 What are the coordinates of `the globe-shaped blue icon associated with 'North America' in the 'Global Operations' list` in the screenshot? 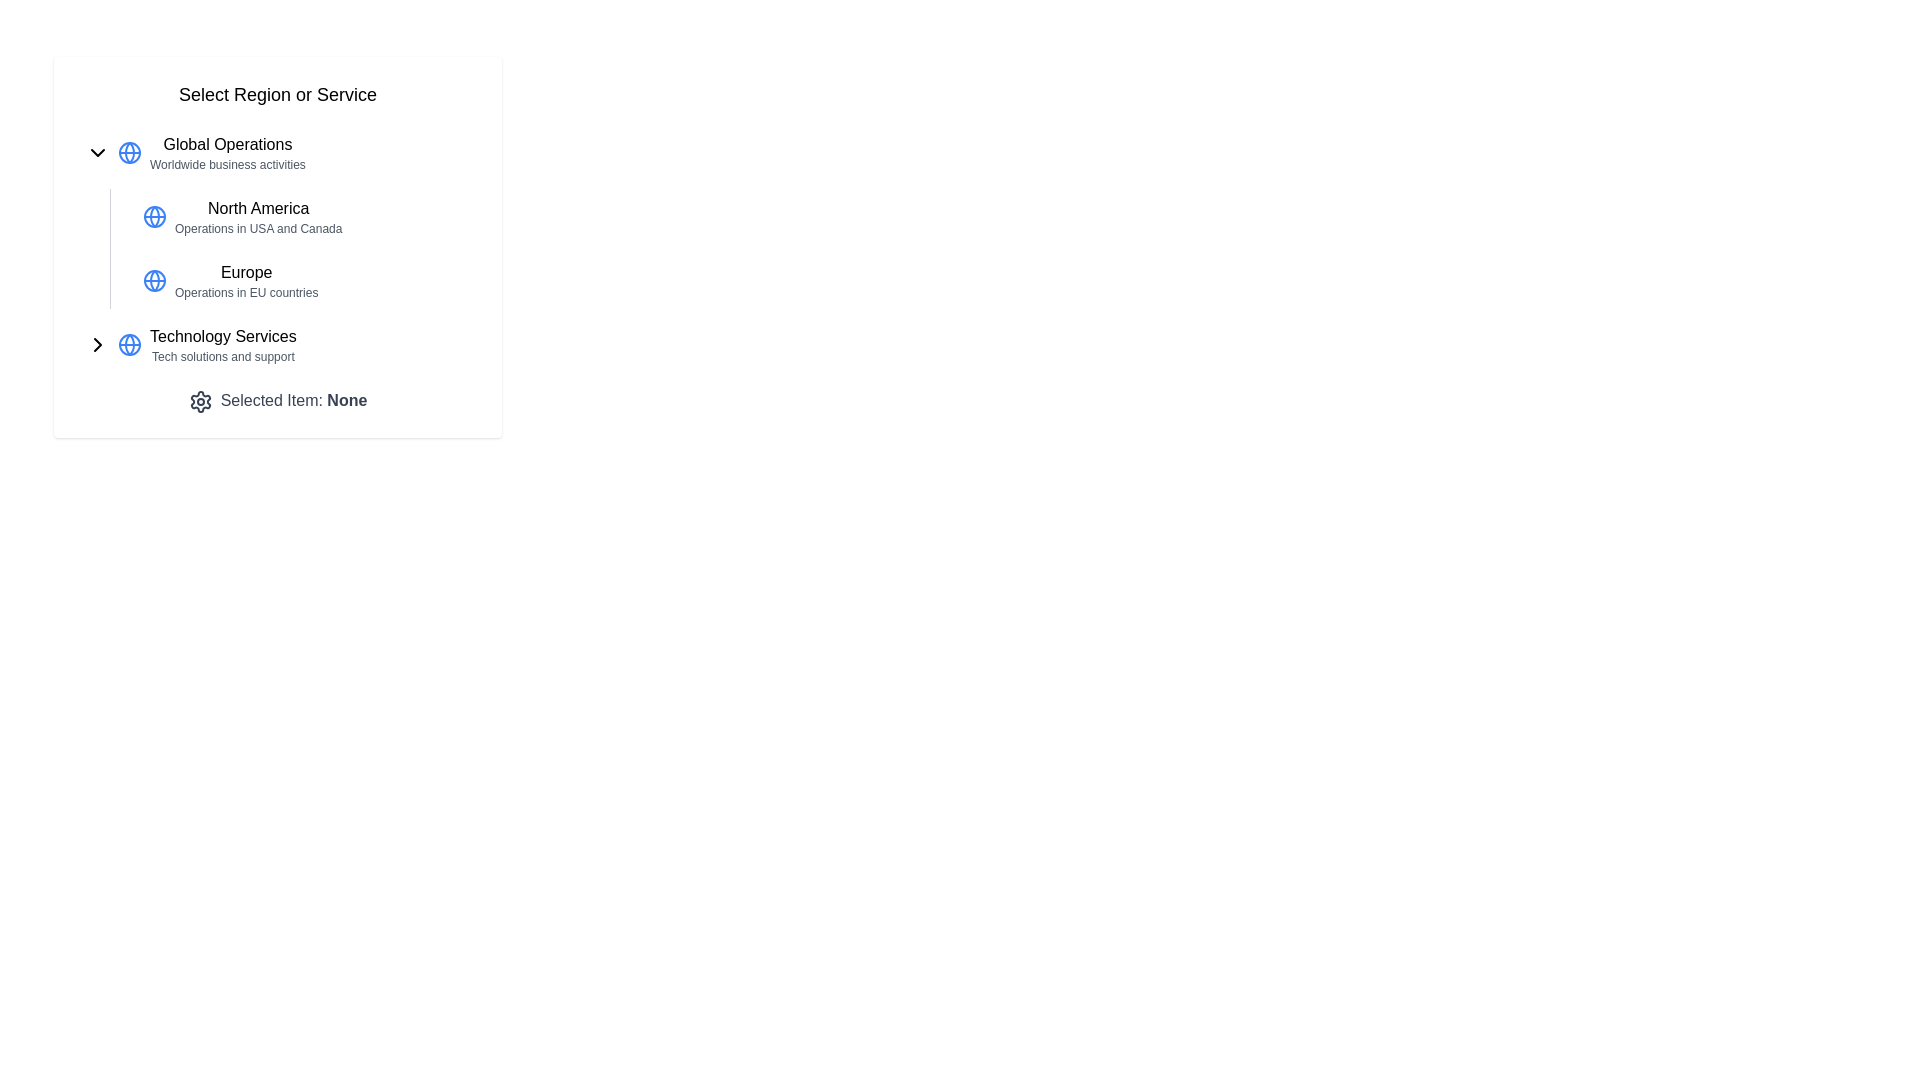 It's located at (153, 216).